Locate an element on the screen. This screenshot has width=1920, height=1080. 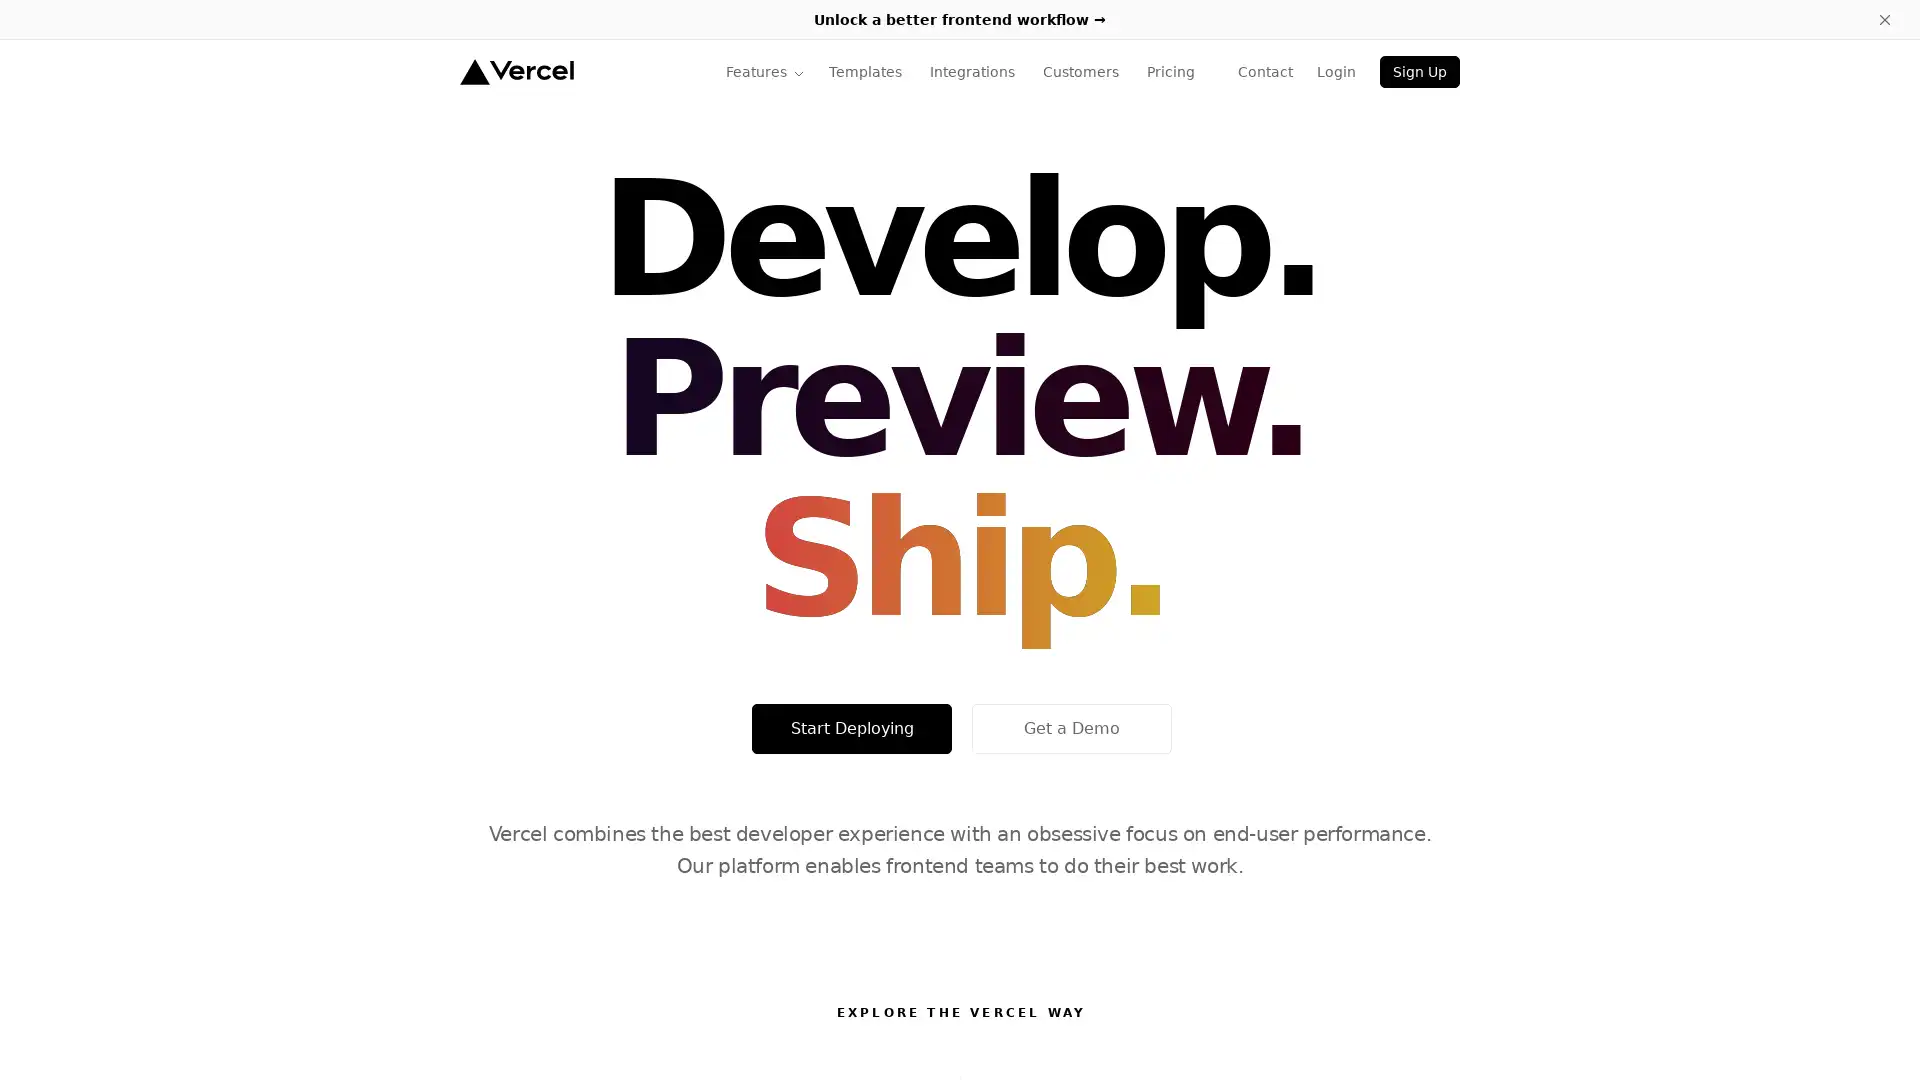
Sign Up is located at coordinates (1419, 71).